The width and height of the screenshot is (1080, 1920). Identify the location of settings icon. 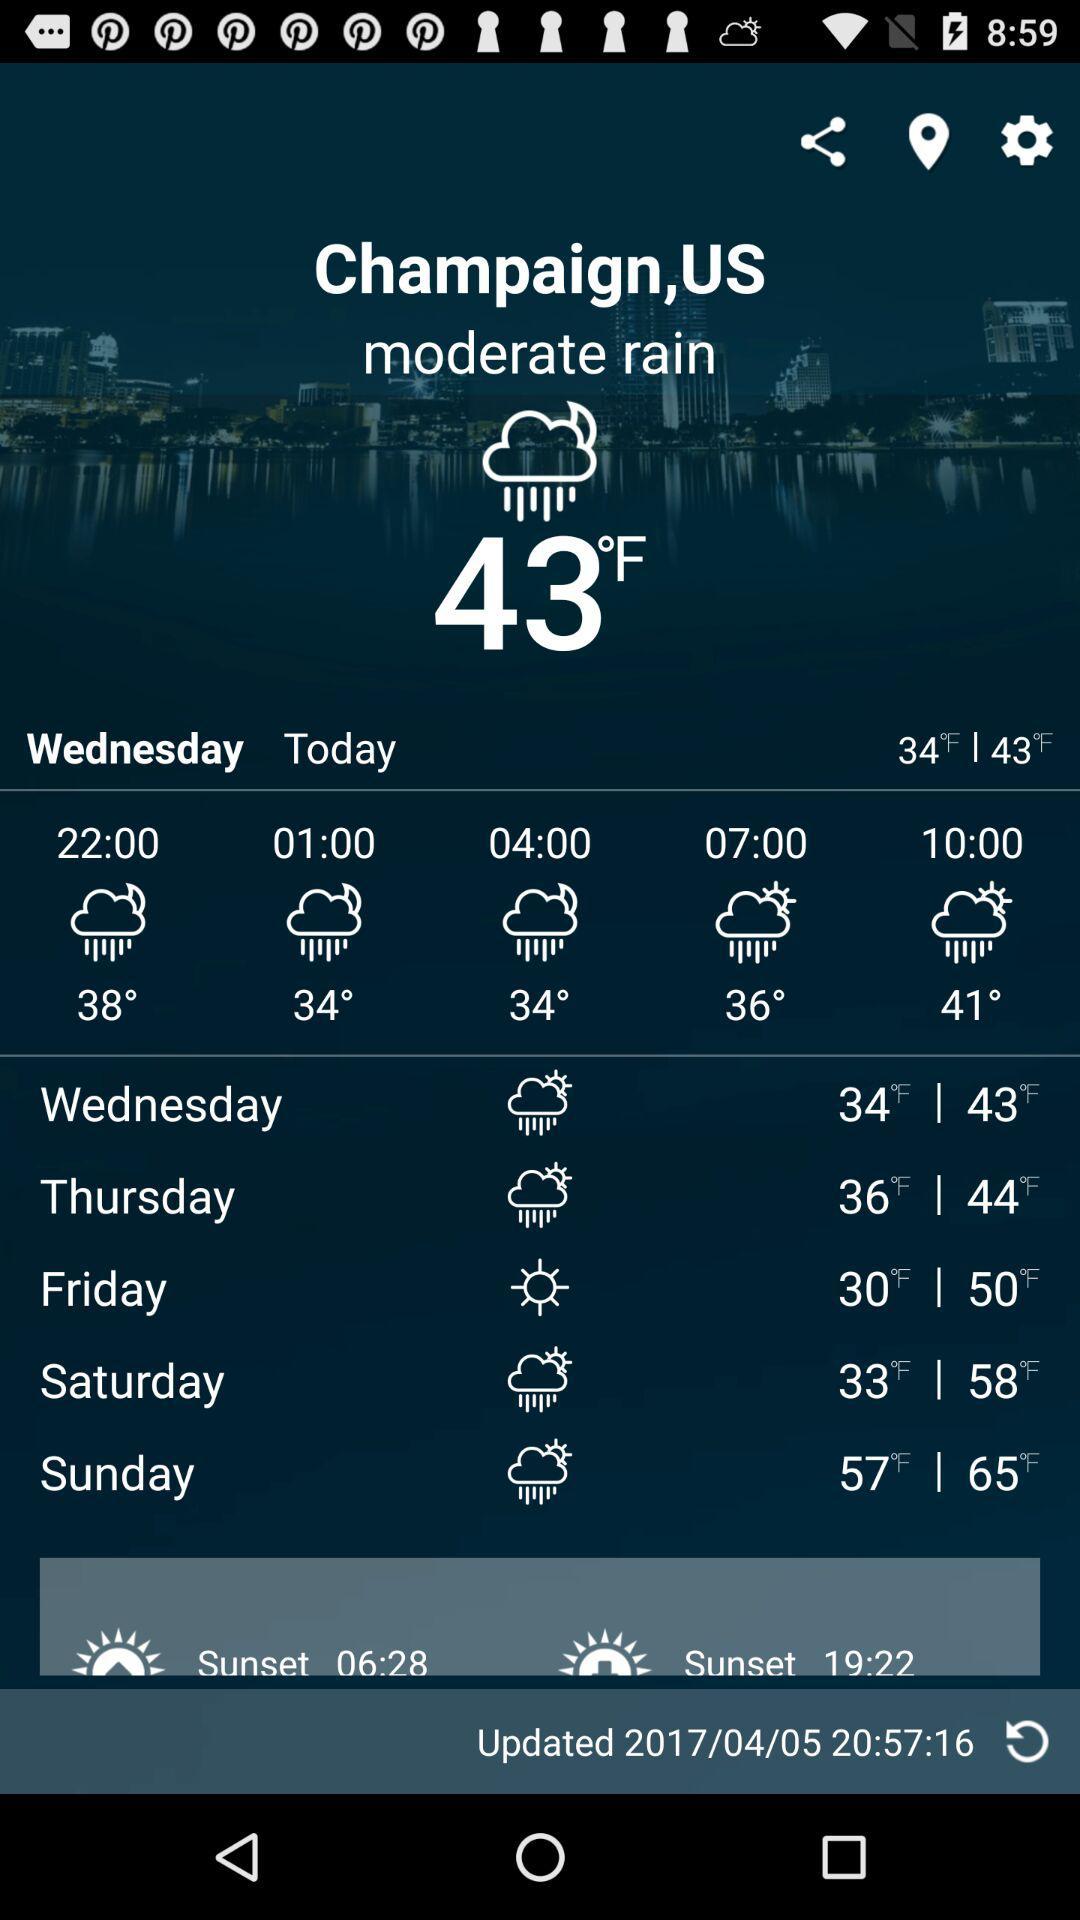
(1027, 140).